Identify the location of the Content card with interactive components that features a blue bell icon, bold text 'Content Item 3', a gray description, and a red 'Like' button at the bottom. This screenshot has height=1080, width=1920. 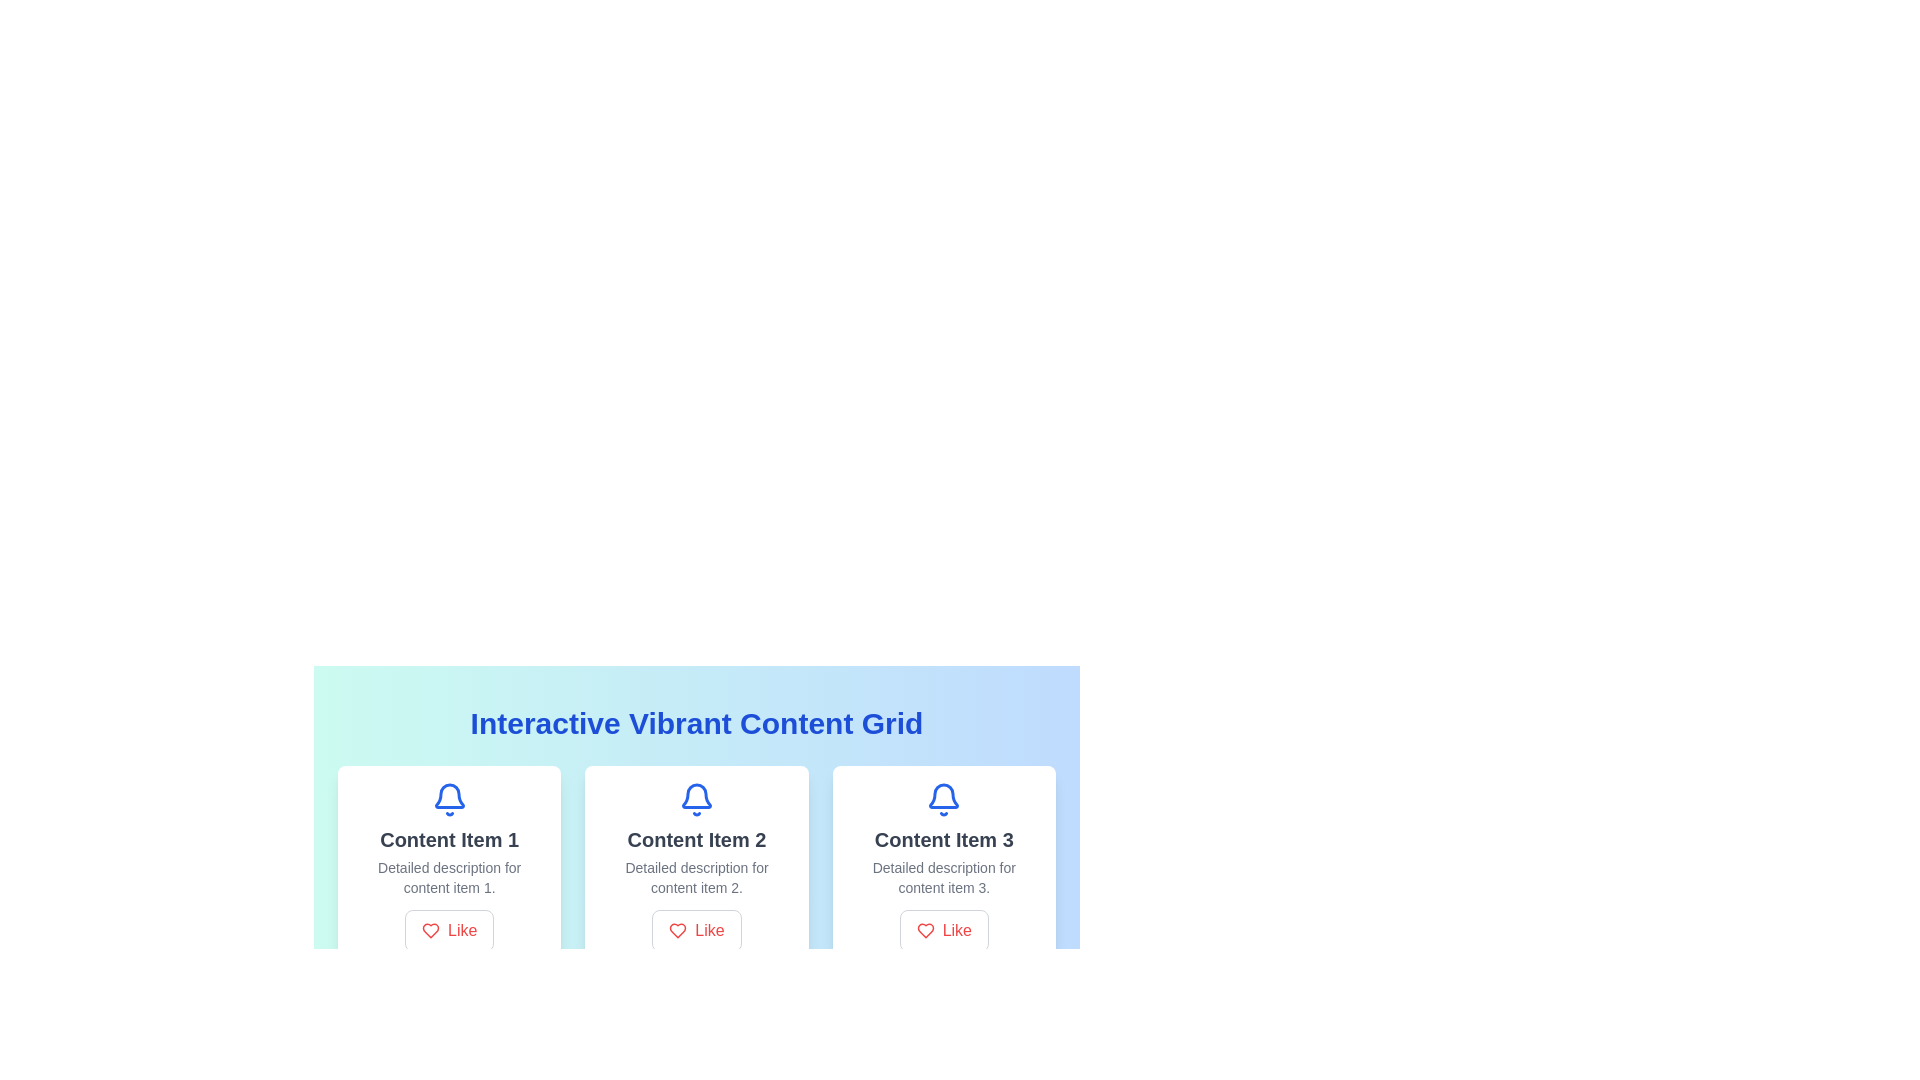
(943, 866).